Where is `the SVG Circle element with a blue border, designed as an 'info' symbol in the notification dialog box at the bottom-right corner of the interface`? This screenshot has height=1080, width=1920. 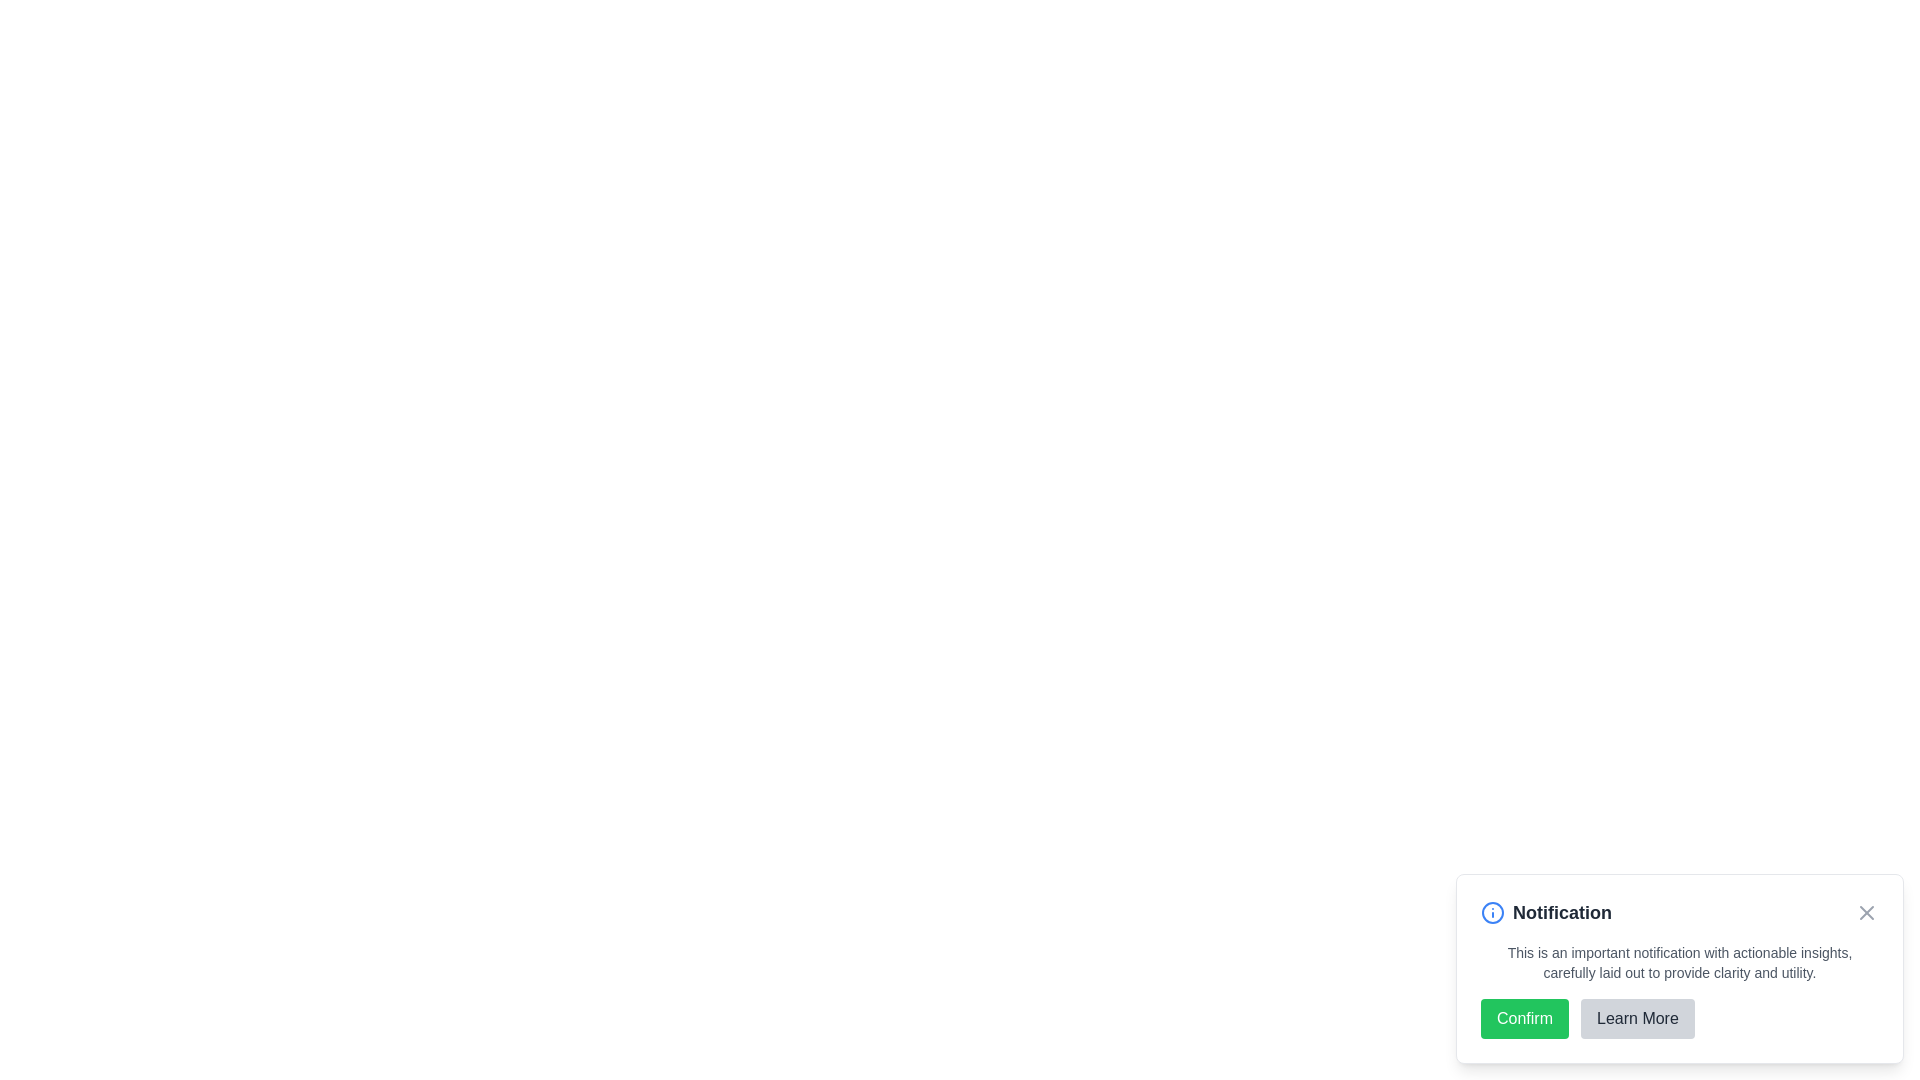 the SVG Circle element with a blue border, designed as an 'info' symbol in the notification dialog box at the bottom-right corner of the interface is located at coordinates (1492, 913).